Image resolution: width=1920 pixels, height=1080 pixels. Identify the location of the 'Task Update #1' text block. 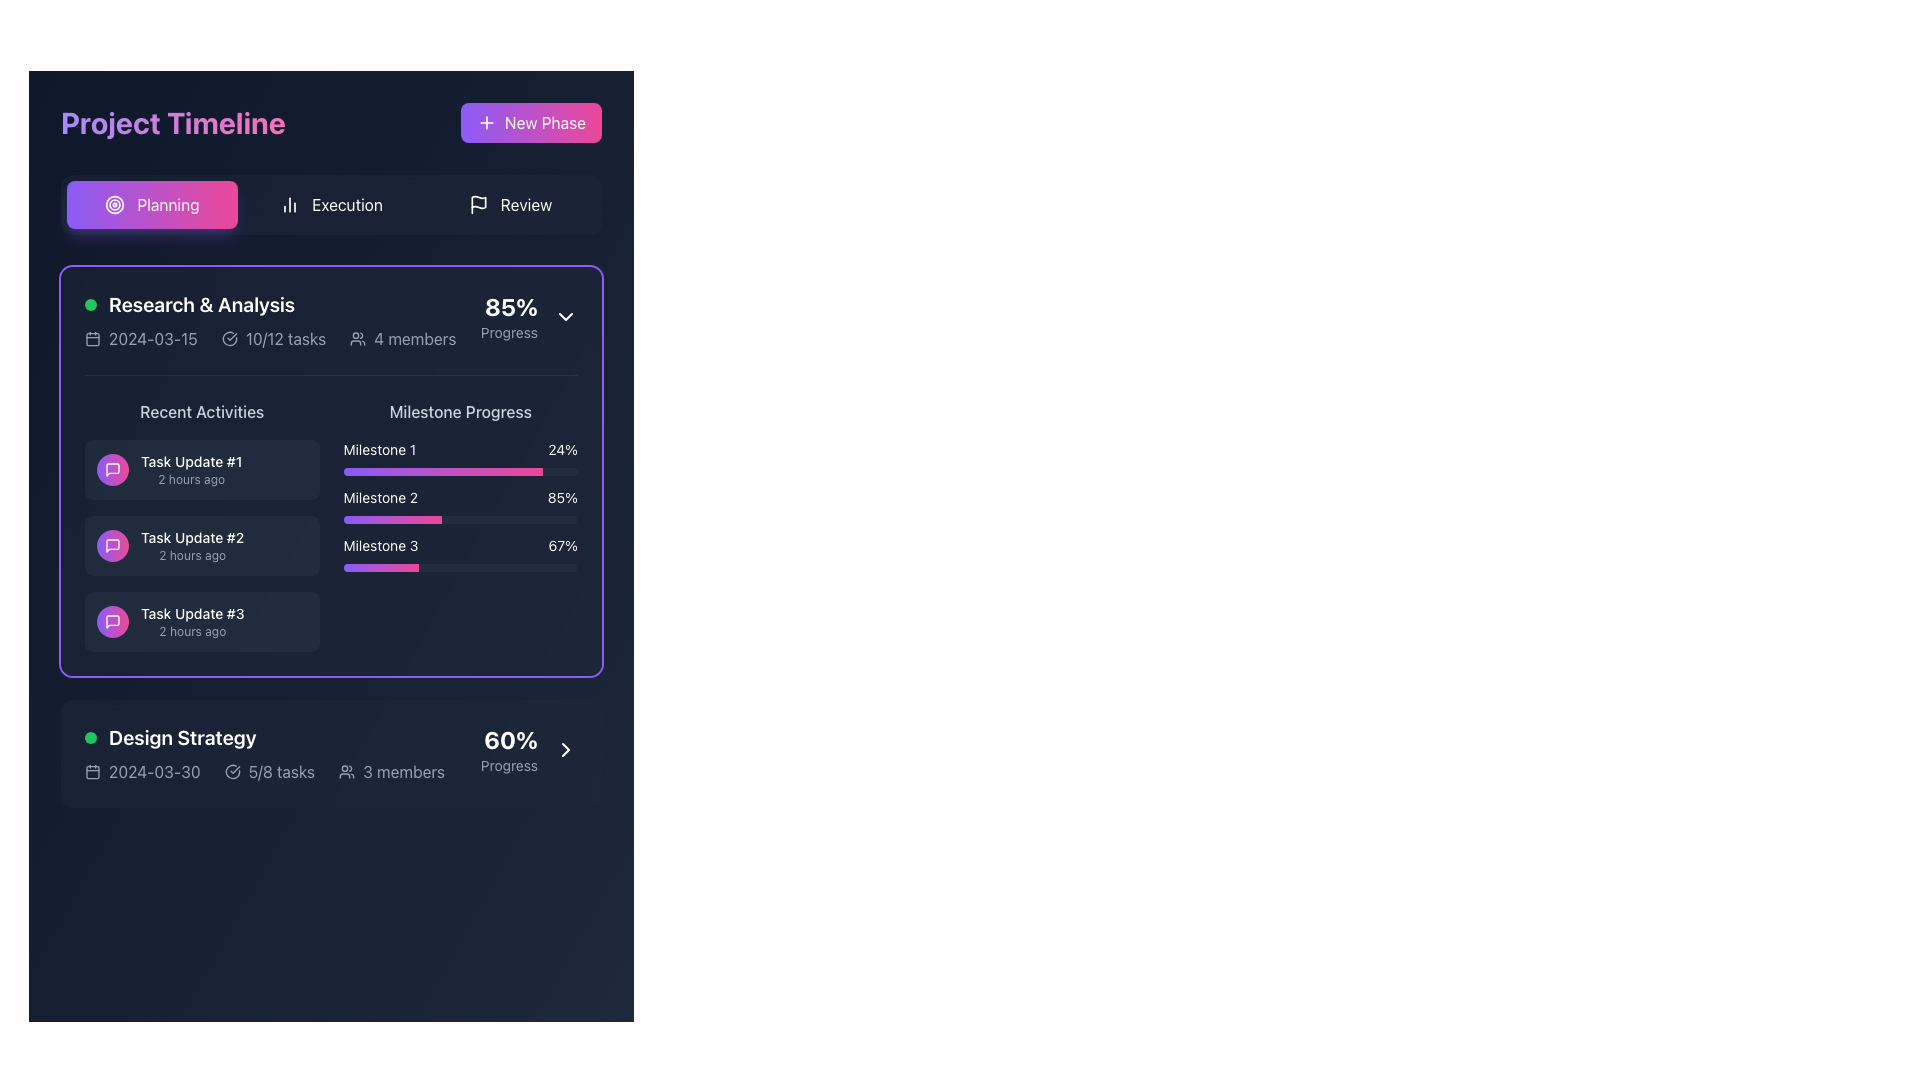
(191, 470).